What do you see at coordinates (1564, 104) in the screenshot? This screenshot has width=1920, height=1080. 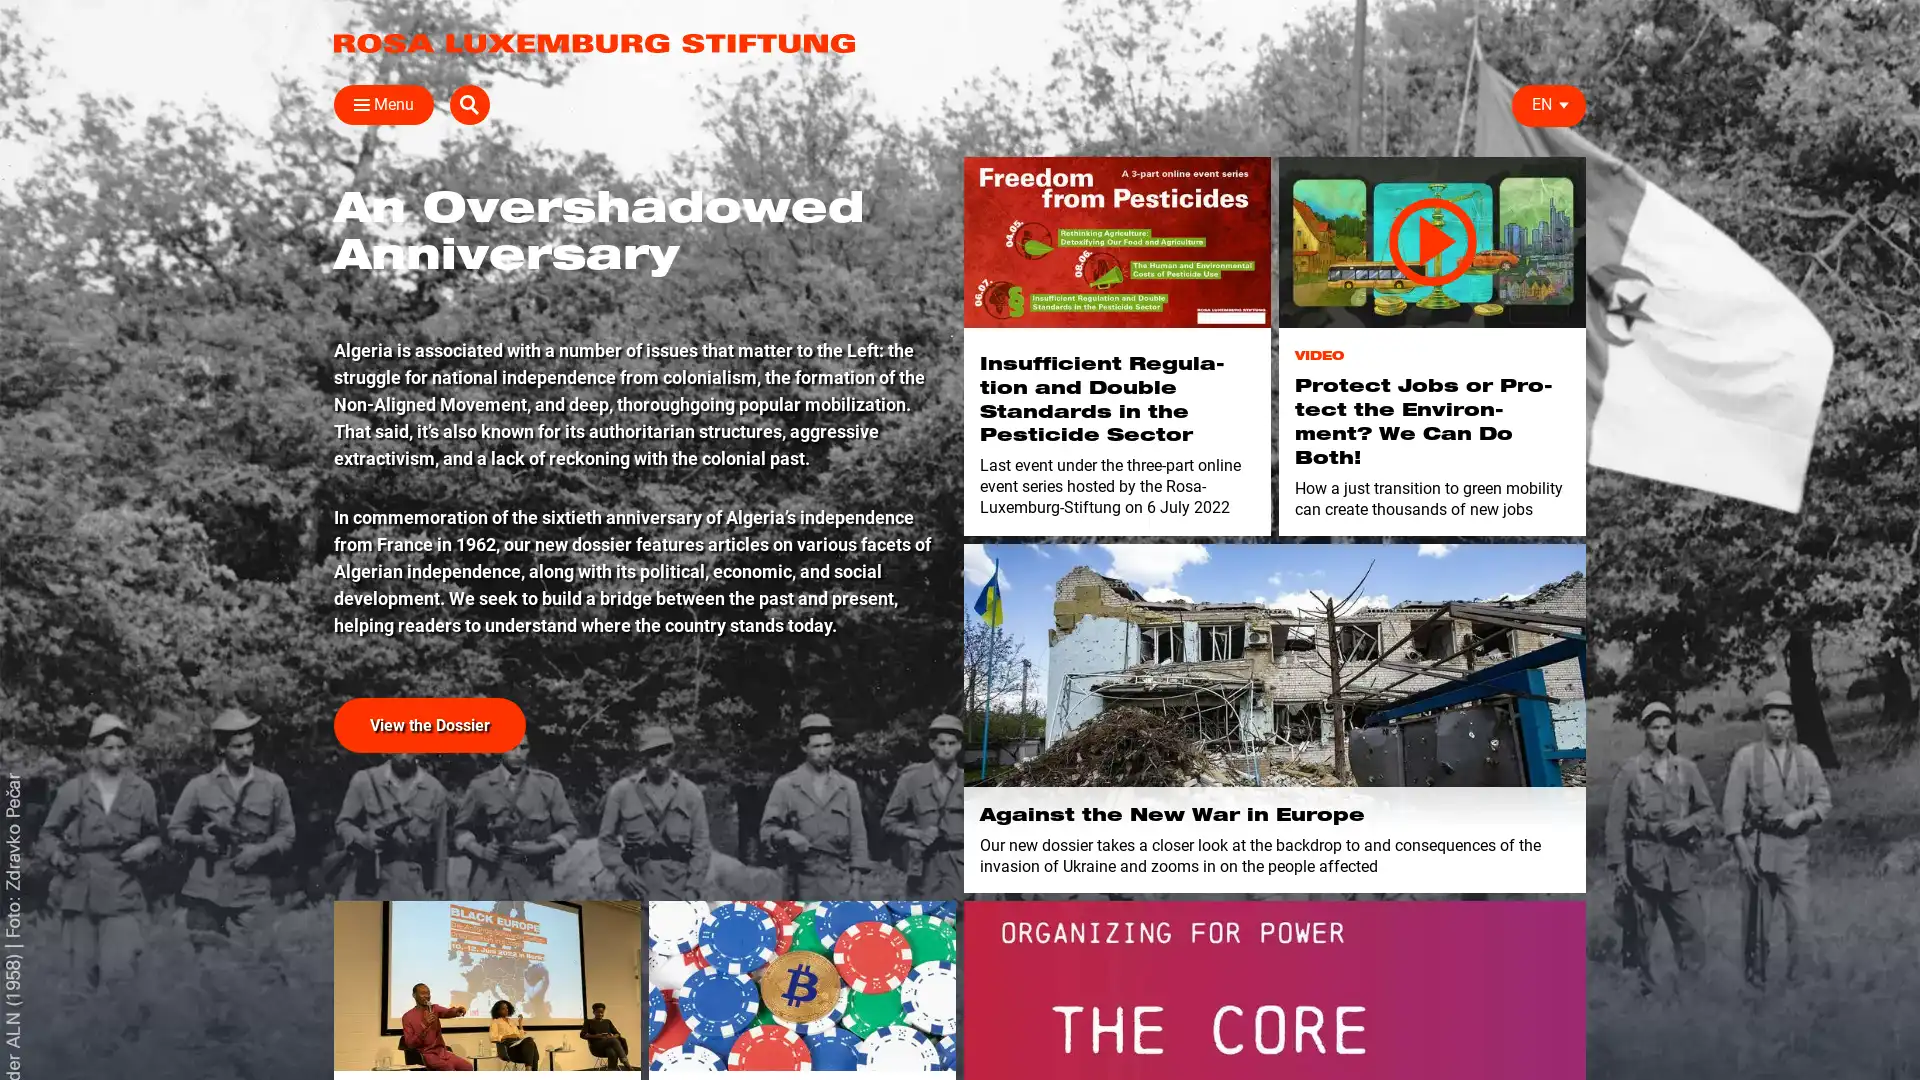 I see `Search` at bounding box center [1564, 104].